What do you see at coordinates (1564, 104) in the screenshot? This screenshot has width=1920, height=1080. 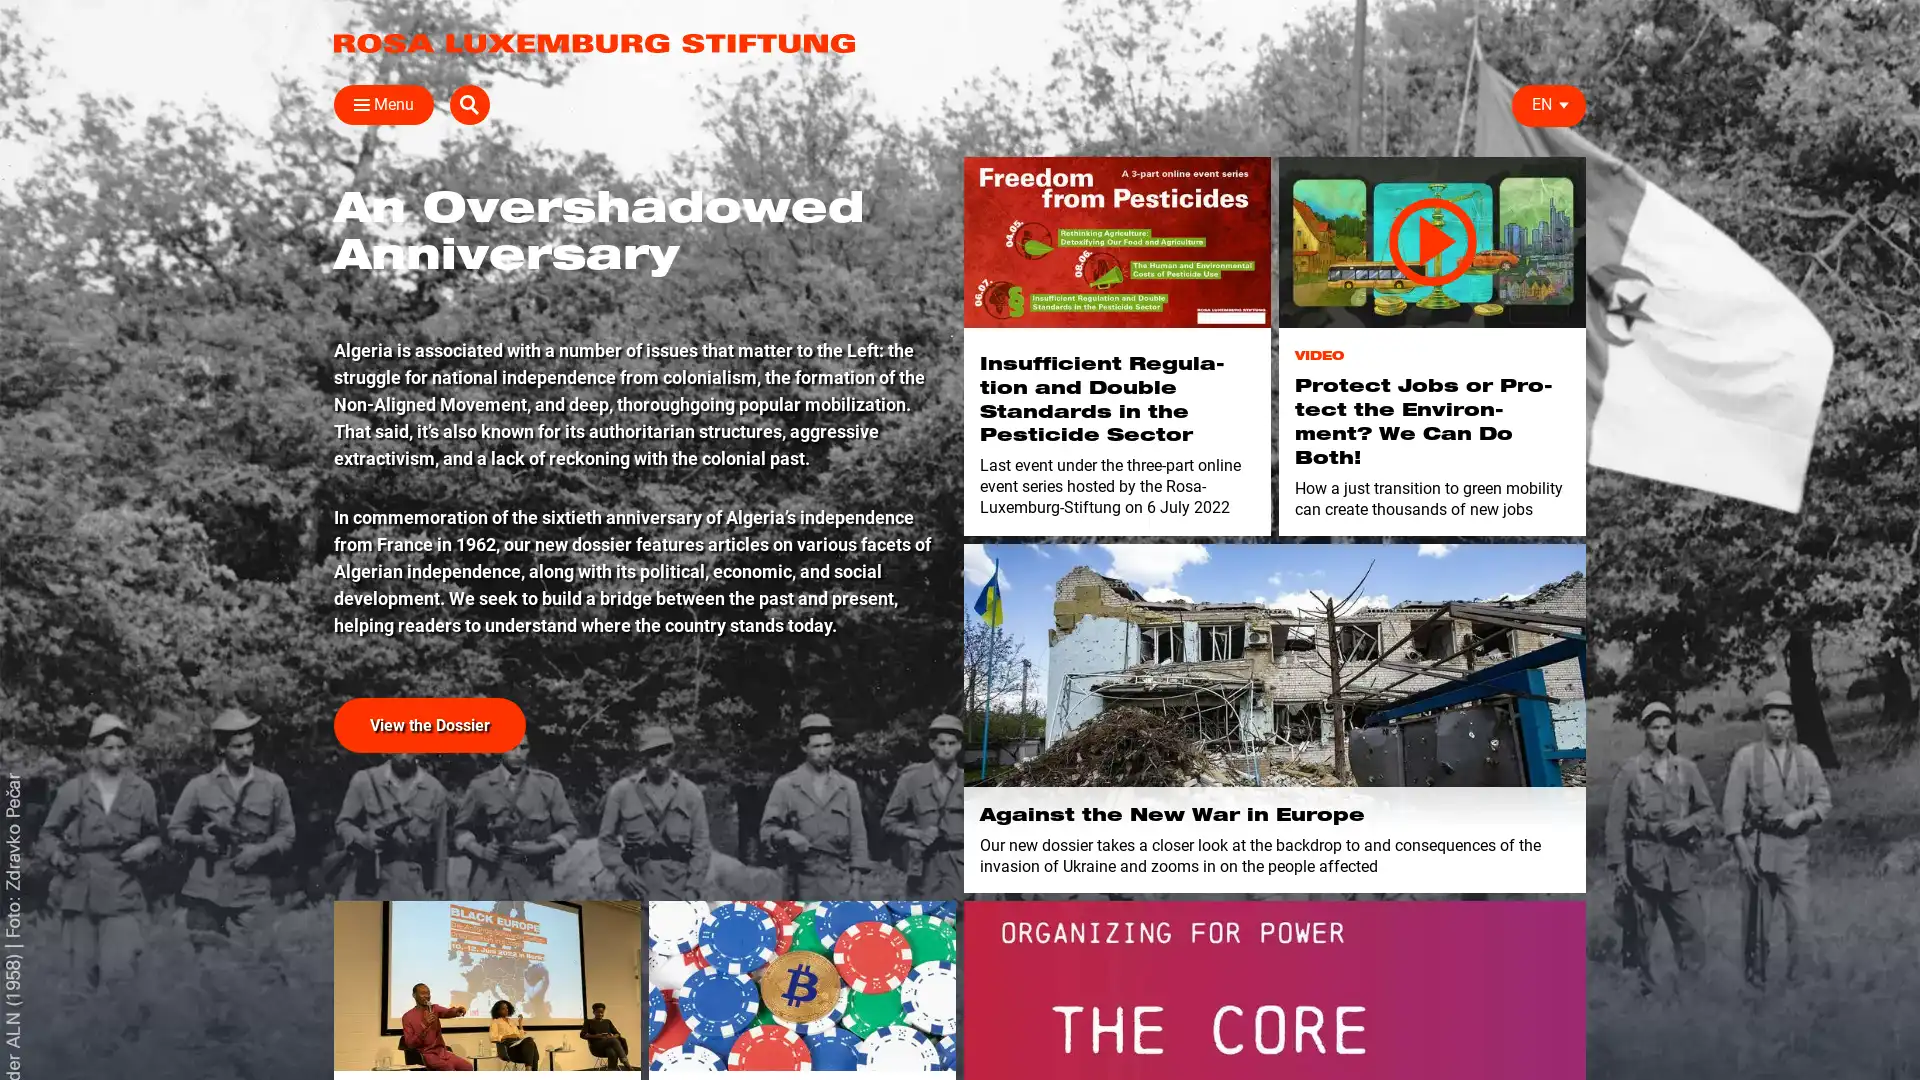 I see `Search` at bounding box center [1564, 104].